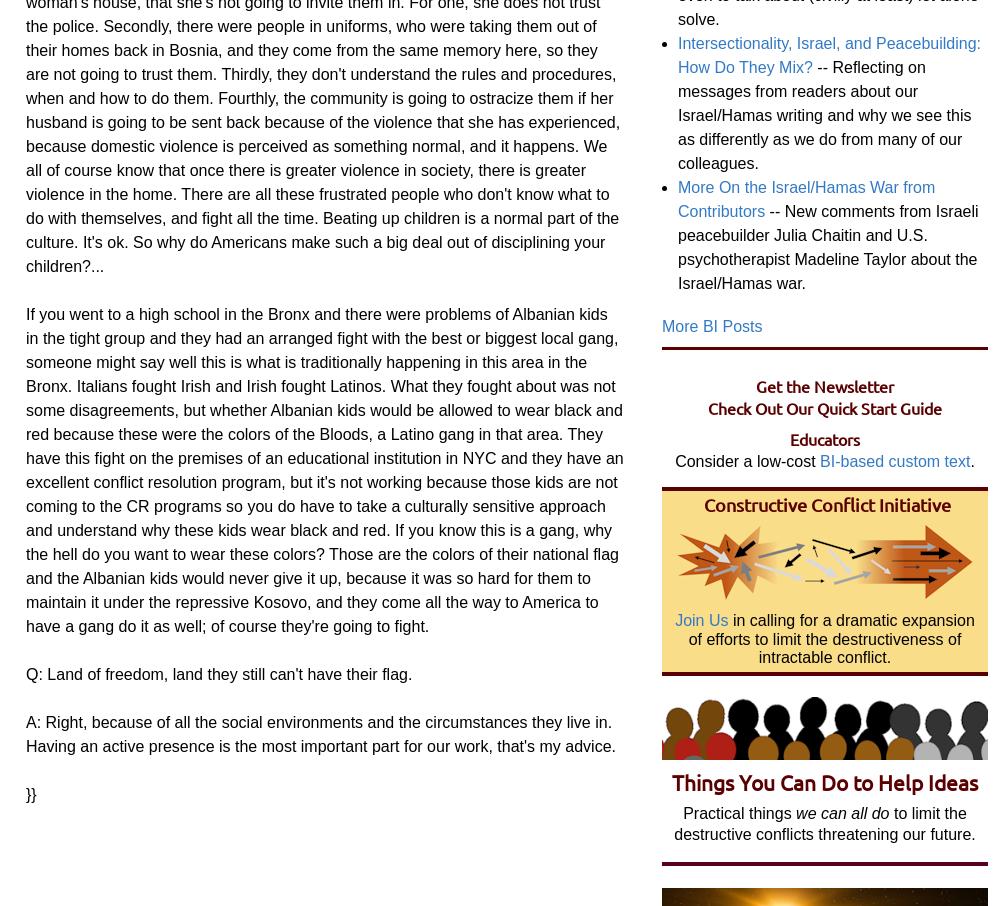 This screenshot has width=1000, height=906. Describe the element at coordinates (790, 438) in the screenshot. I see `'Educators'` at that location.